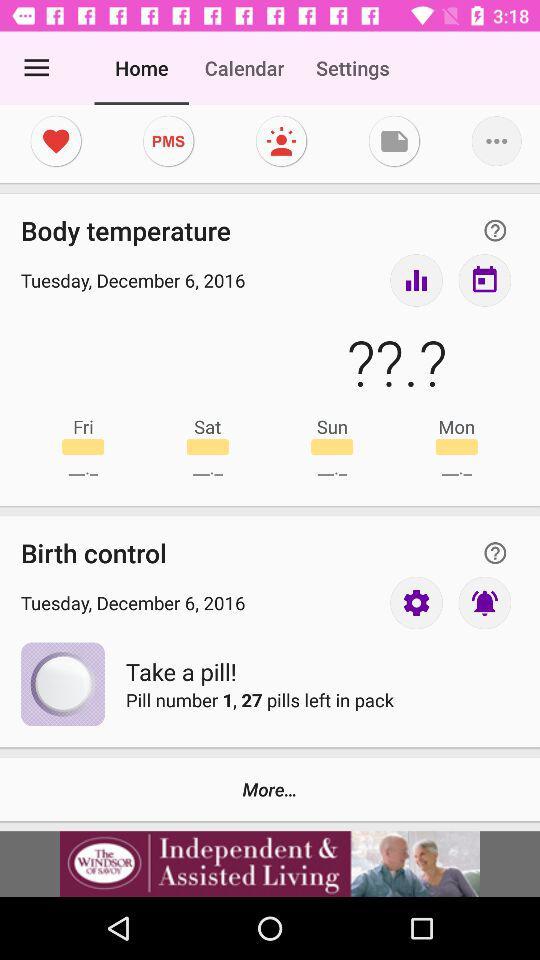 The image size is (540, 960). What do you see at coordinates (280, 140) in the screenshot?
I see `moods section` at bounding box center [280, 140].